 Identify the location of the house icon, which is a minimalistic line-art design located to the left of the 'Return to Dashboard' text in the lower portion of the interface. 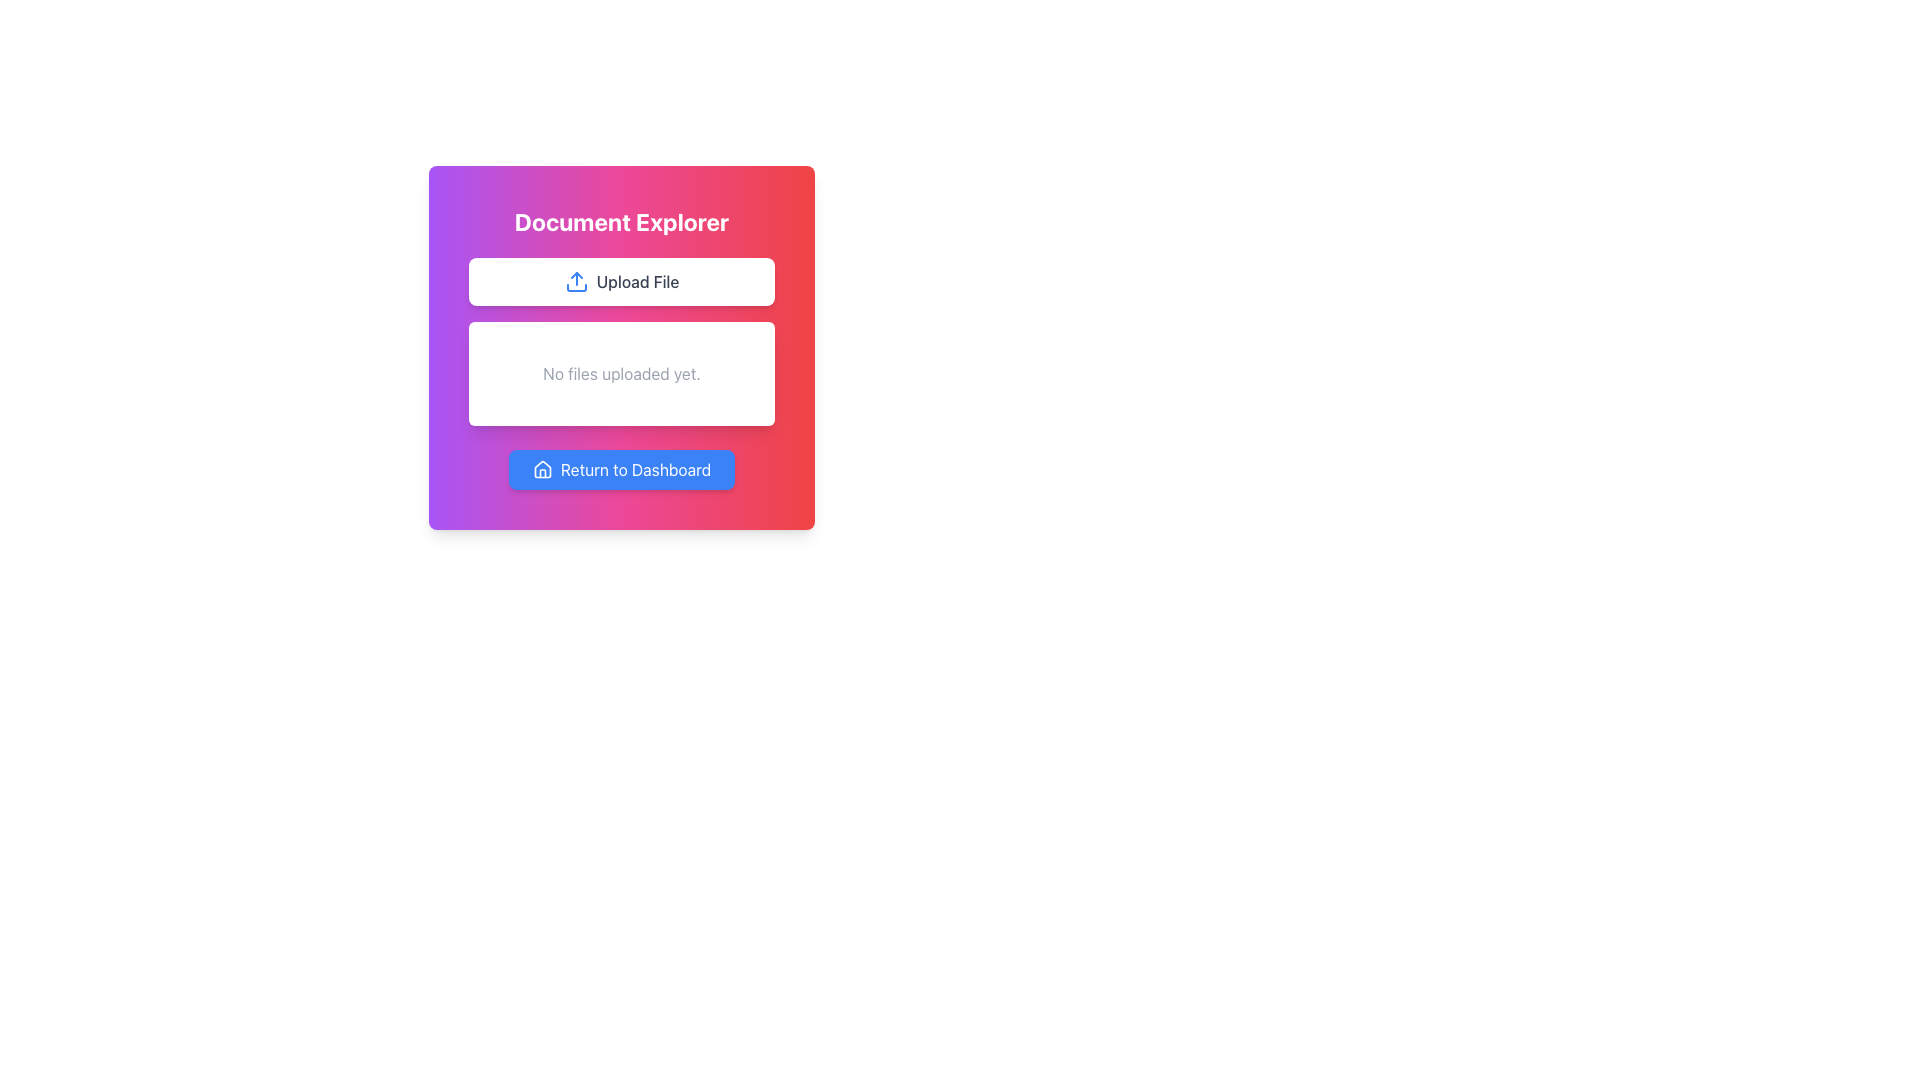
(542, 470).